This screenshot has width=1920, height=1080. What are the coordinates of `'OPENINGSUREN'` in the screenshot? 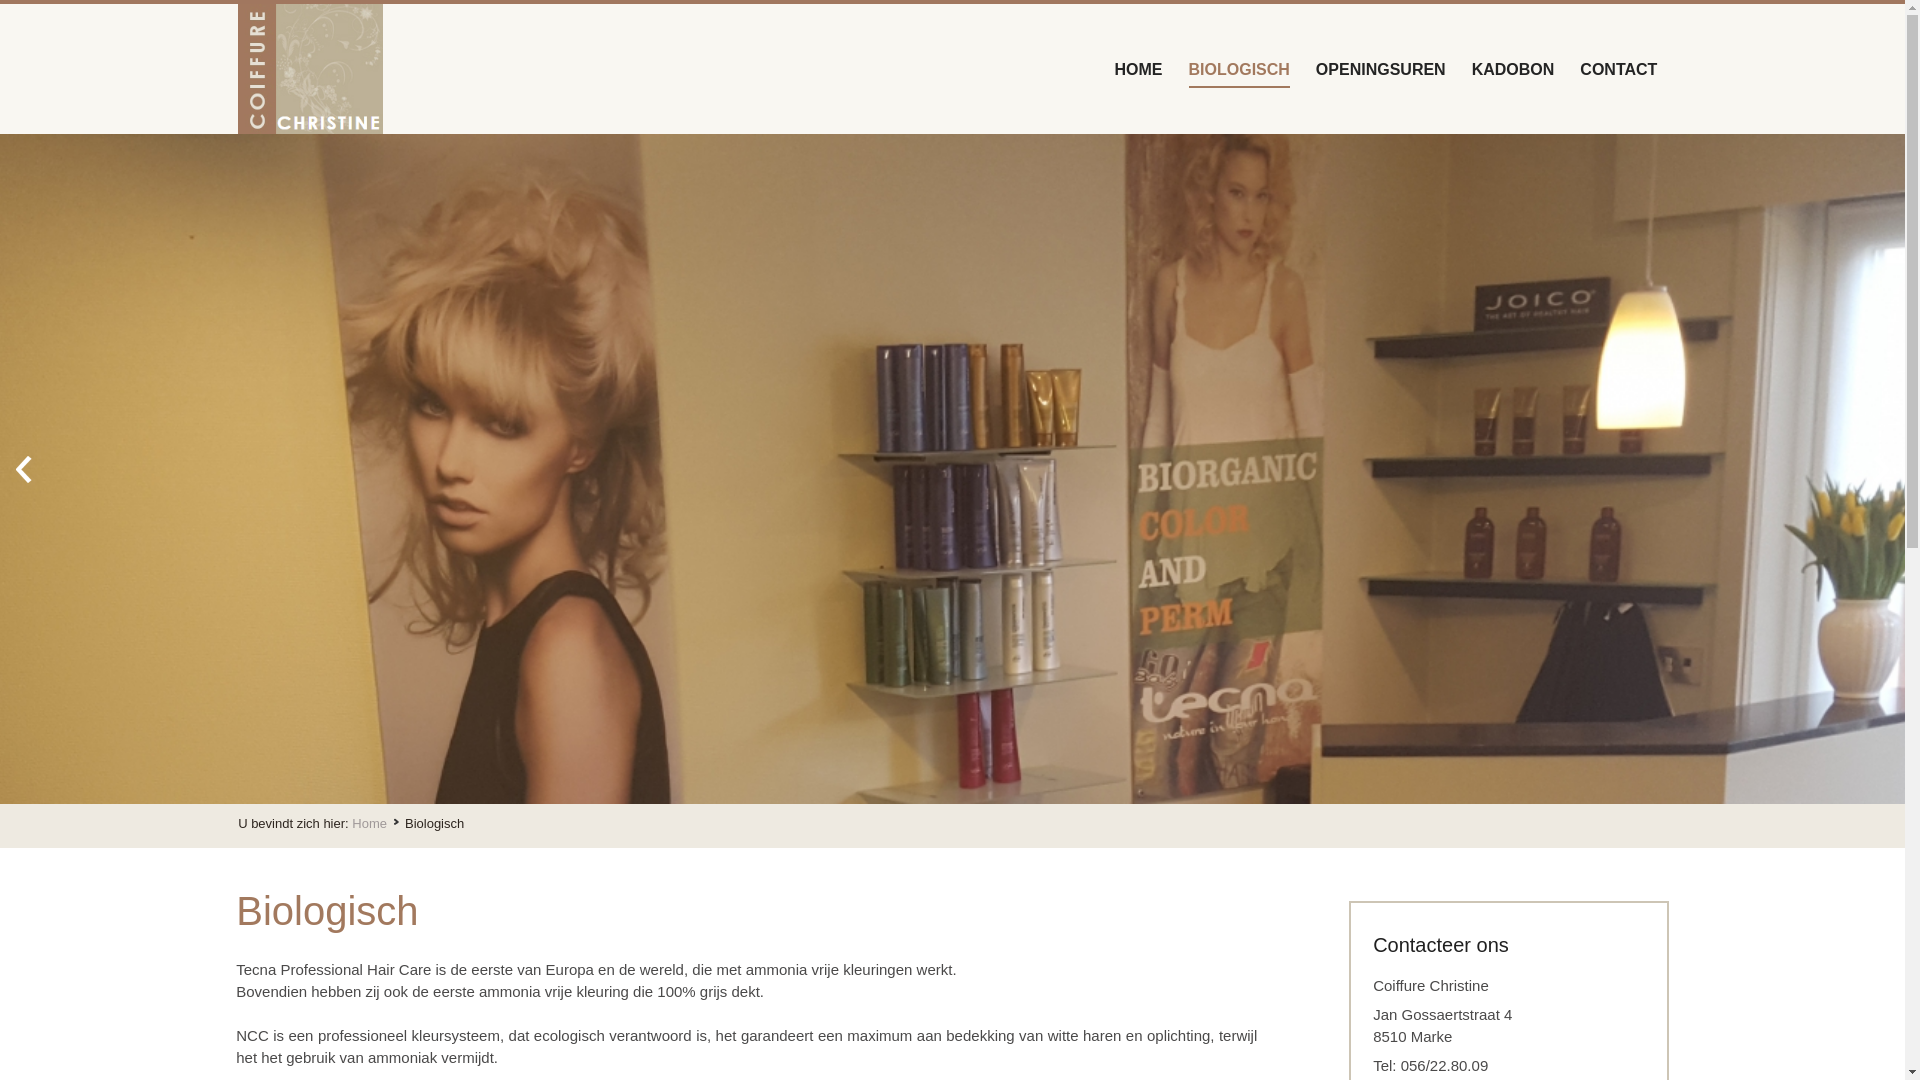 It's located at (1380, 67).